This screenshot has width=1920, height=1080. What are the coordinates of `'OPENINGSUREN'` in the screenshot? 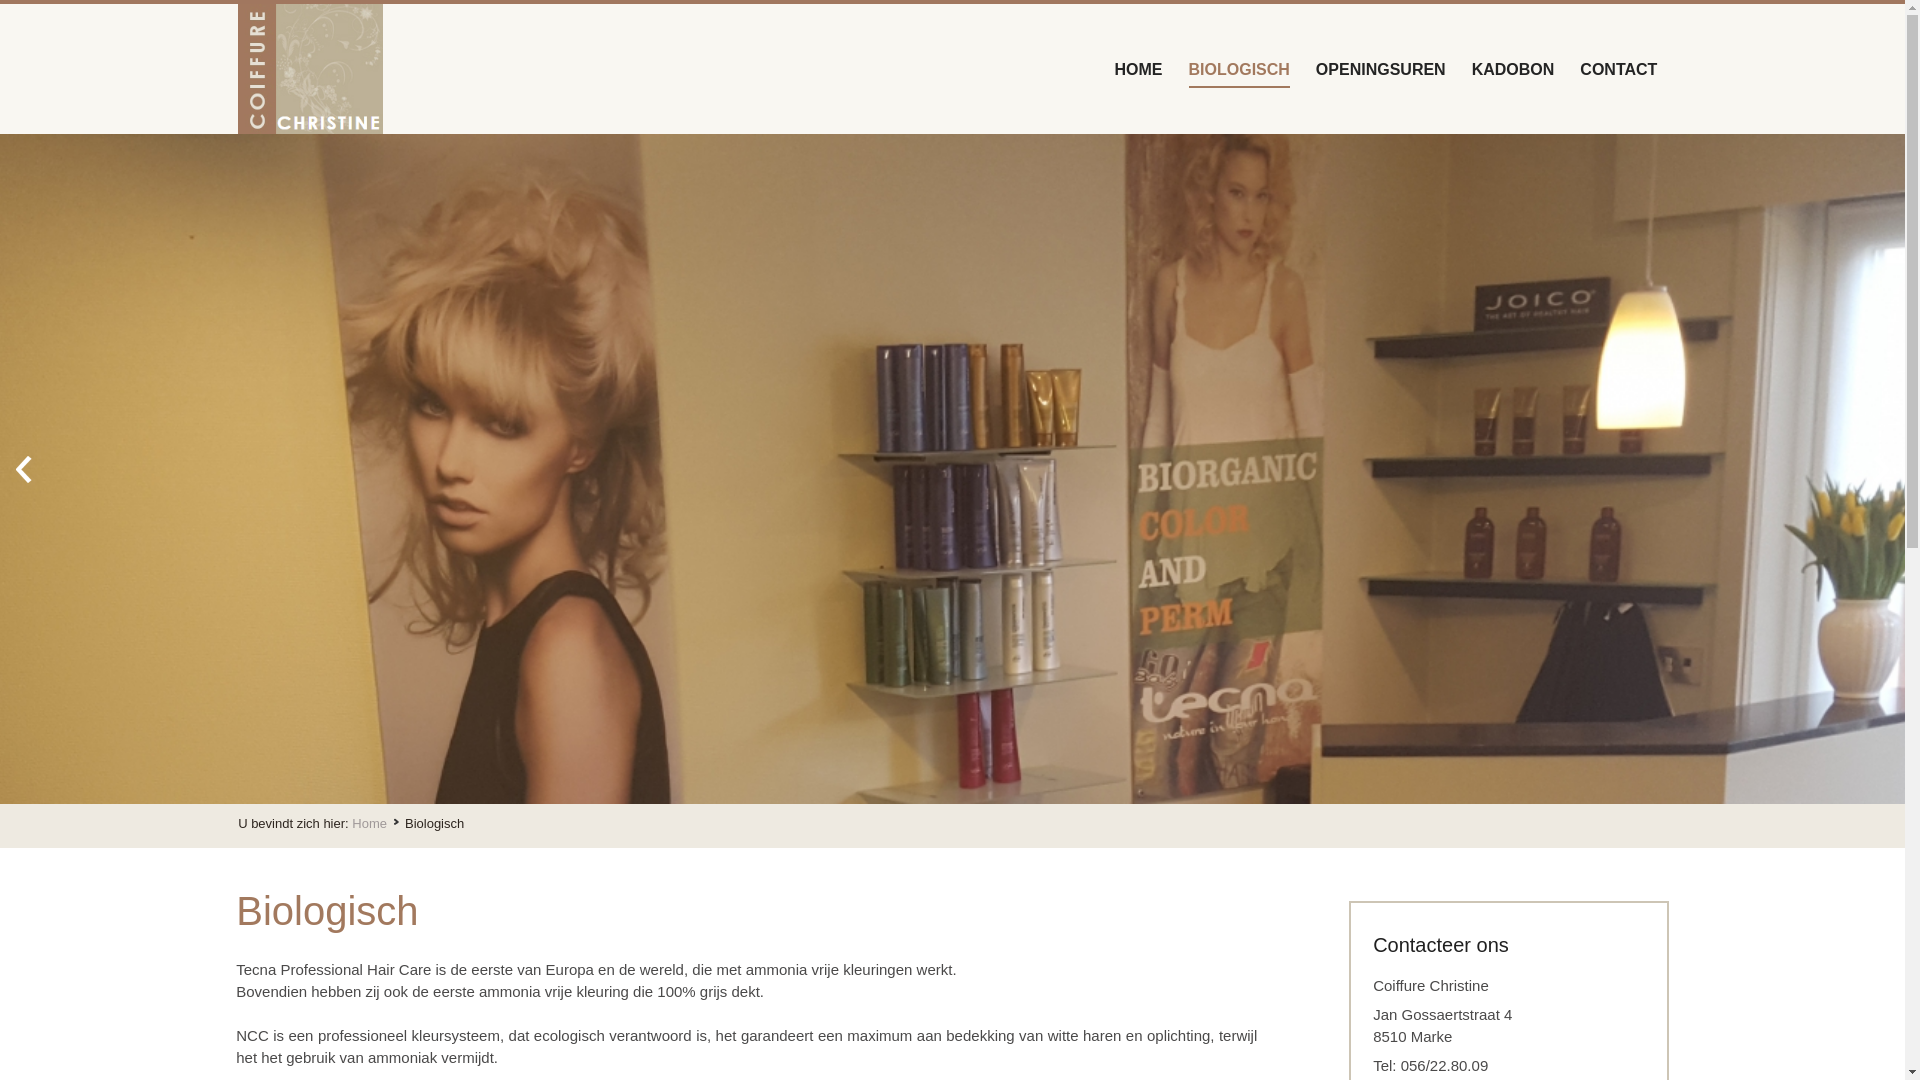 It's located at (1380, 67).